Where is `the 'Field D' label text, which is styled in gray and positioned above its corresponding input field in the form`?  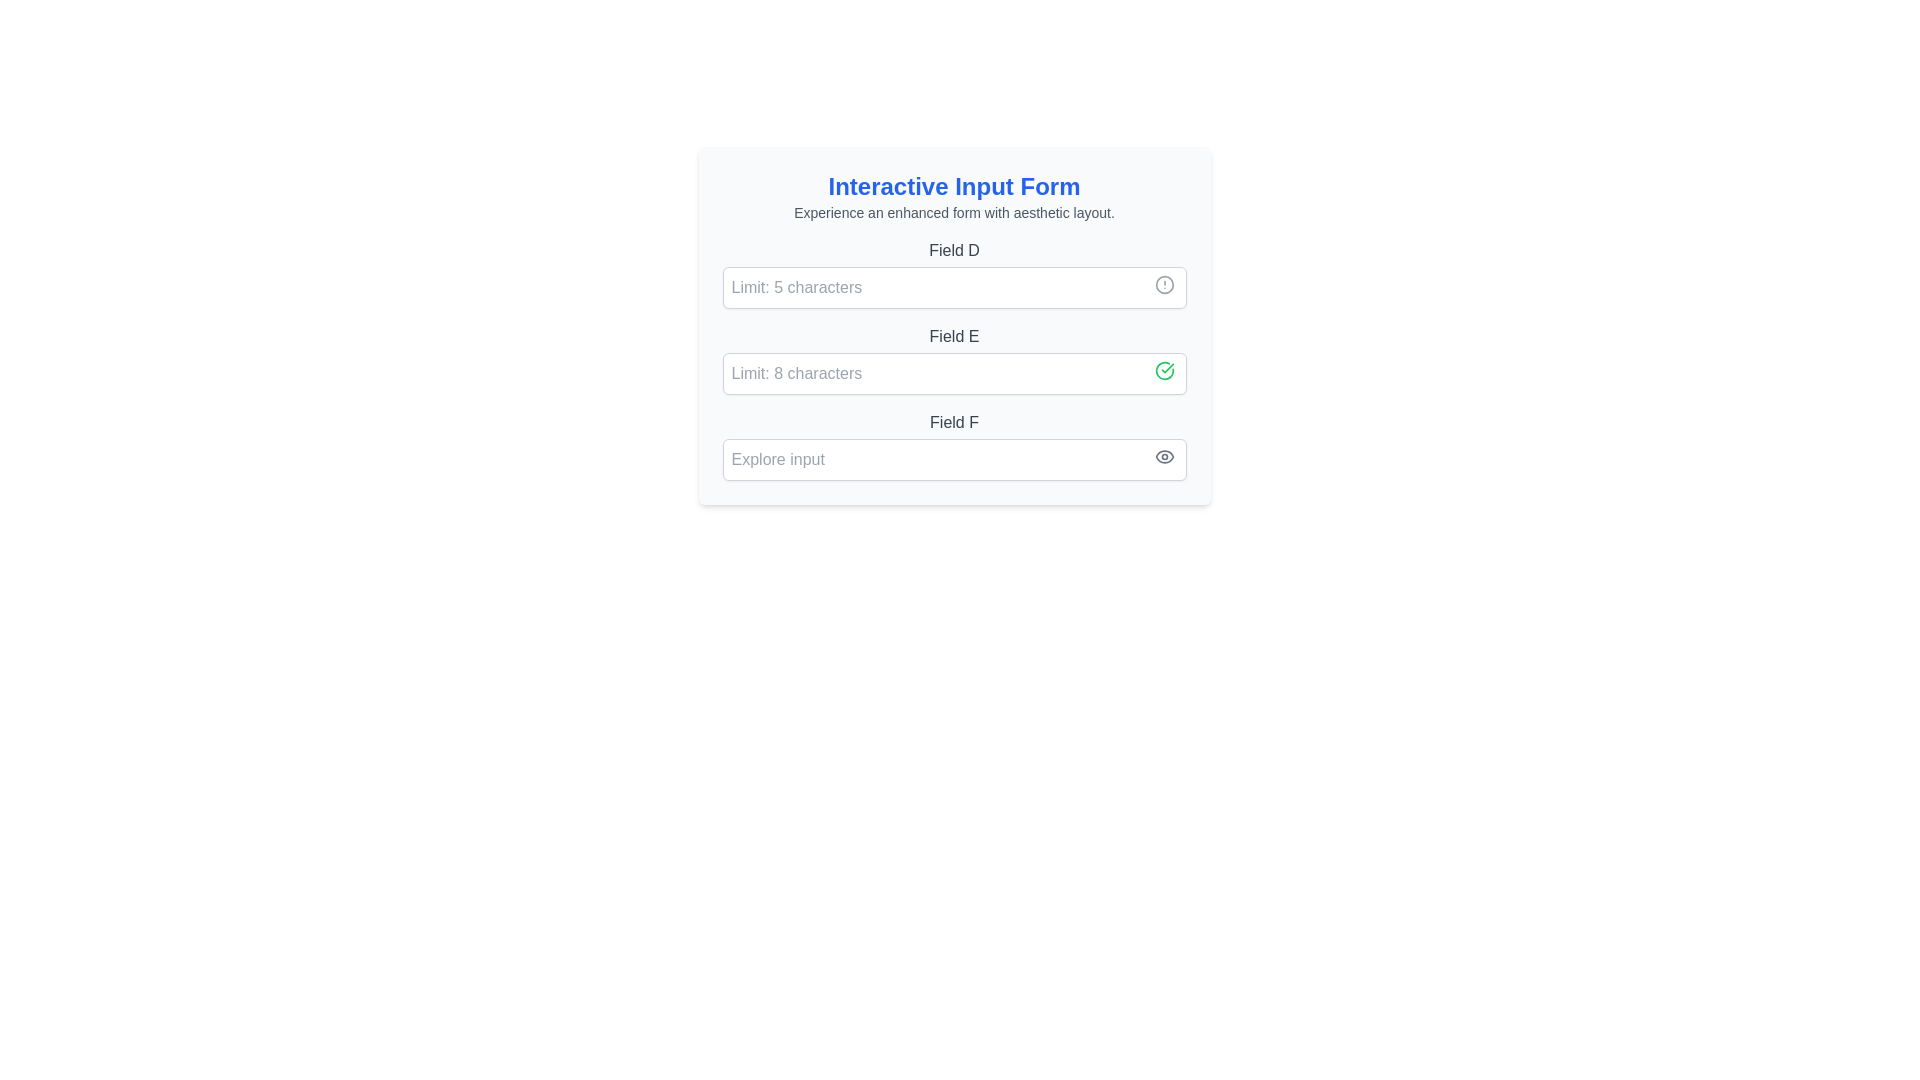
the 'Field D' label text, which is styled in gray and positioned above its corresponding input field in the form is located at coordinates (953, 249).